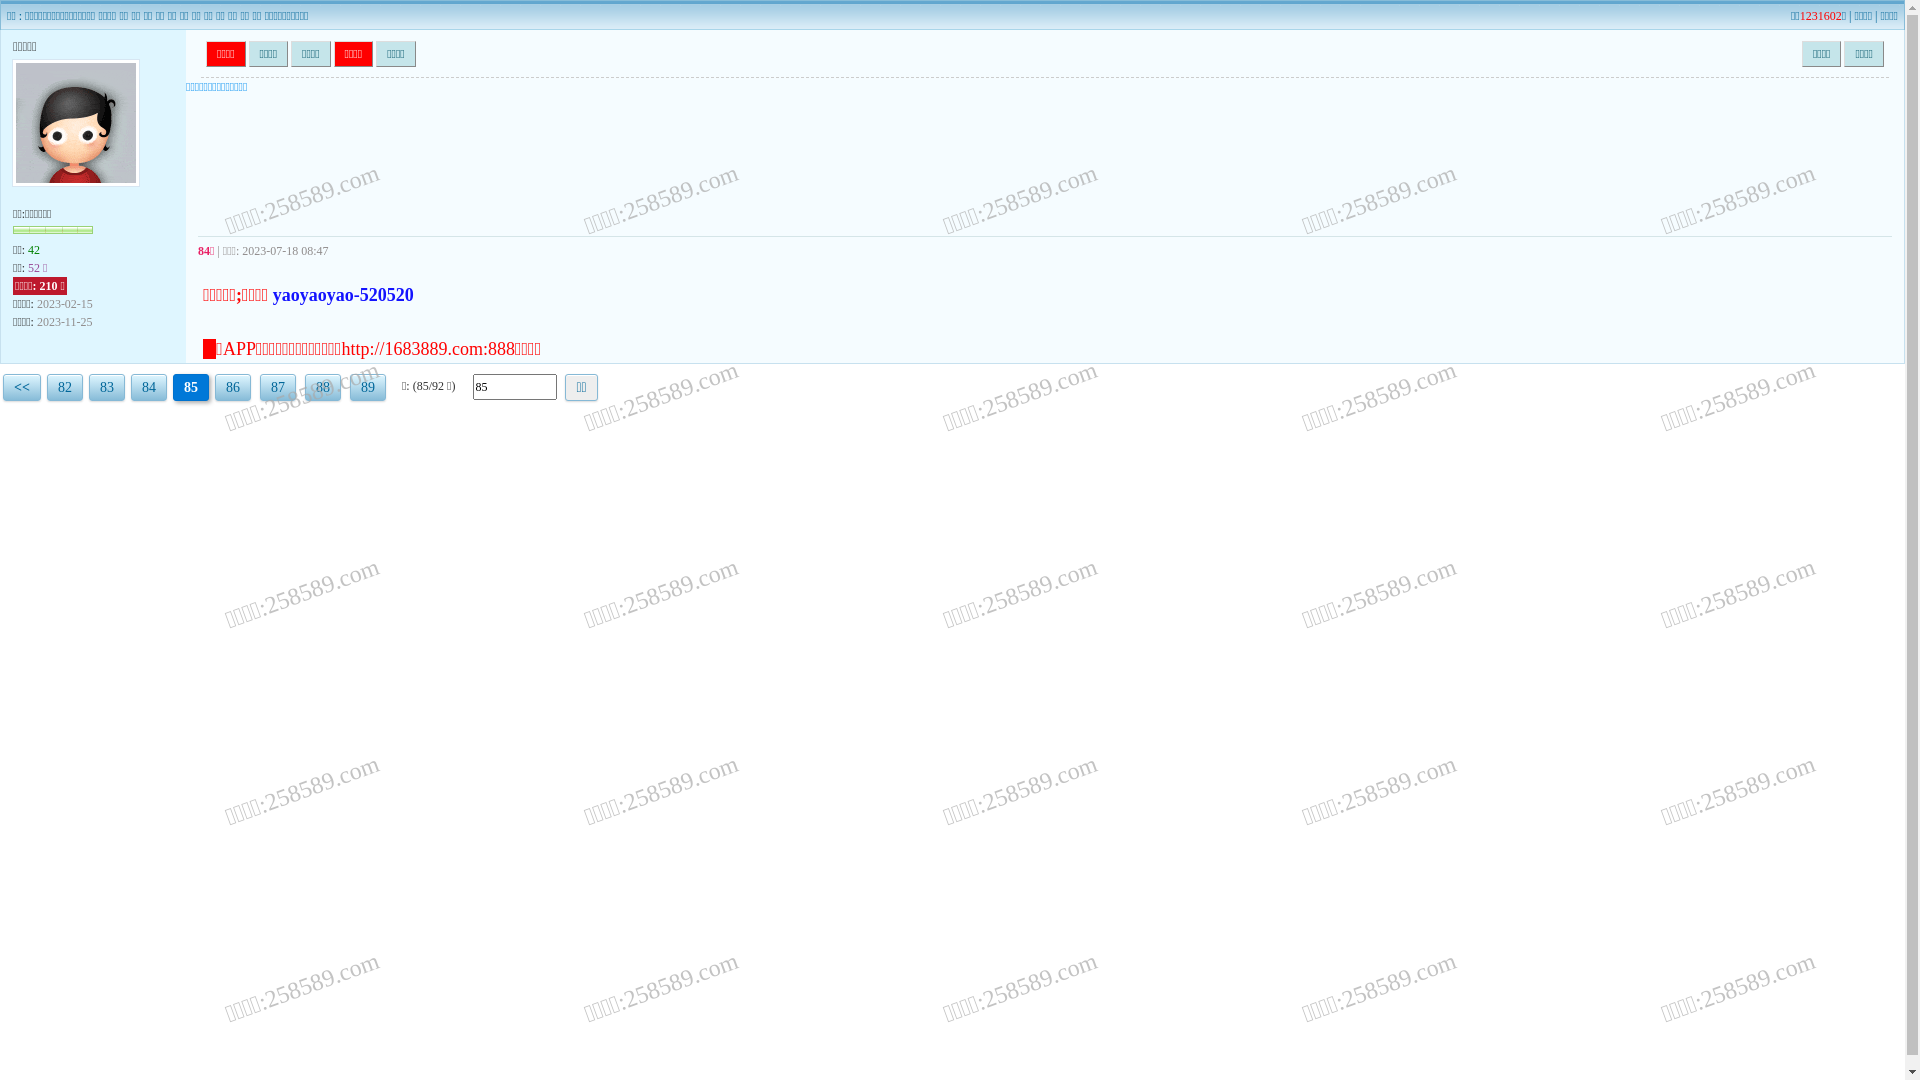 This screenshot has height=1080, width=1920. I want to click on '87', so click(277, 387).